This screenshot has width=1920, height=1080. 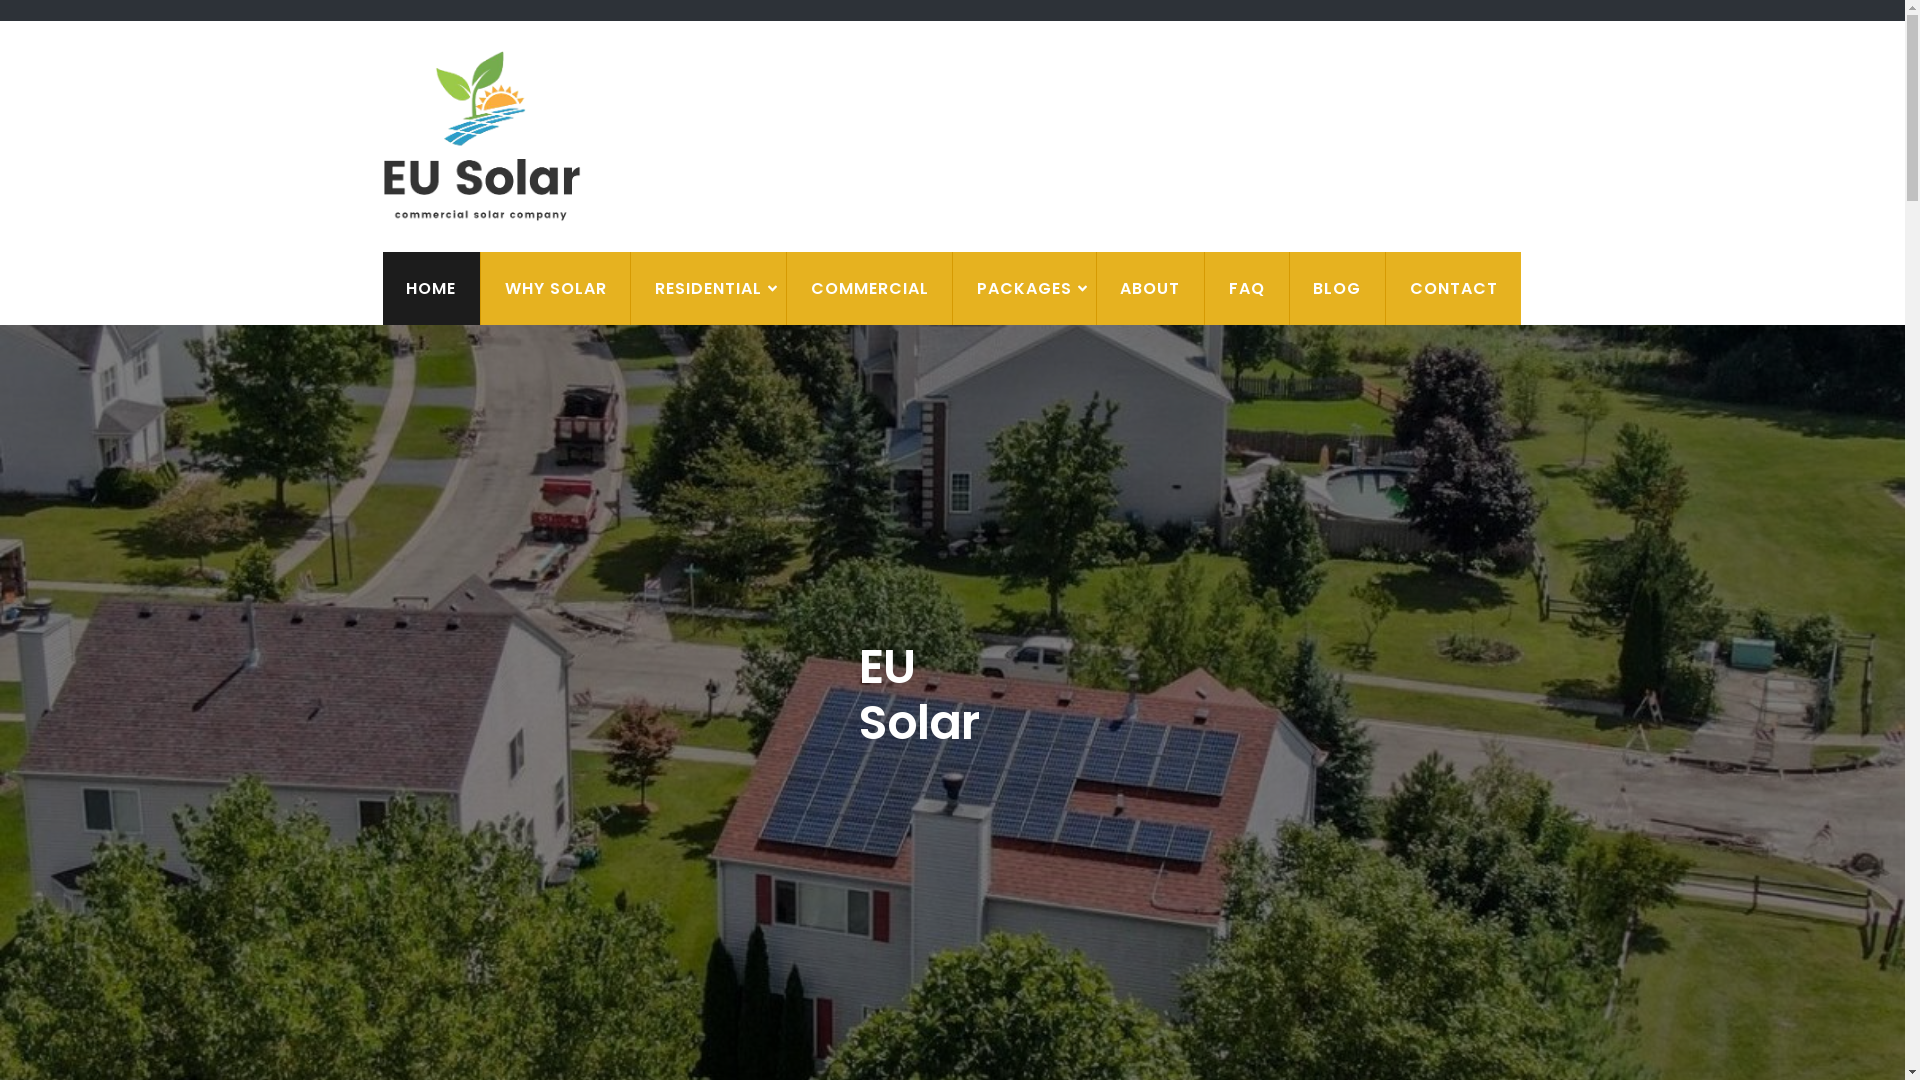 I want to click on 'COMMERCIAL', so click(x=869, y=288).